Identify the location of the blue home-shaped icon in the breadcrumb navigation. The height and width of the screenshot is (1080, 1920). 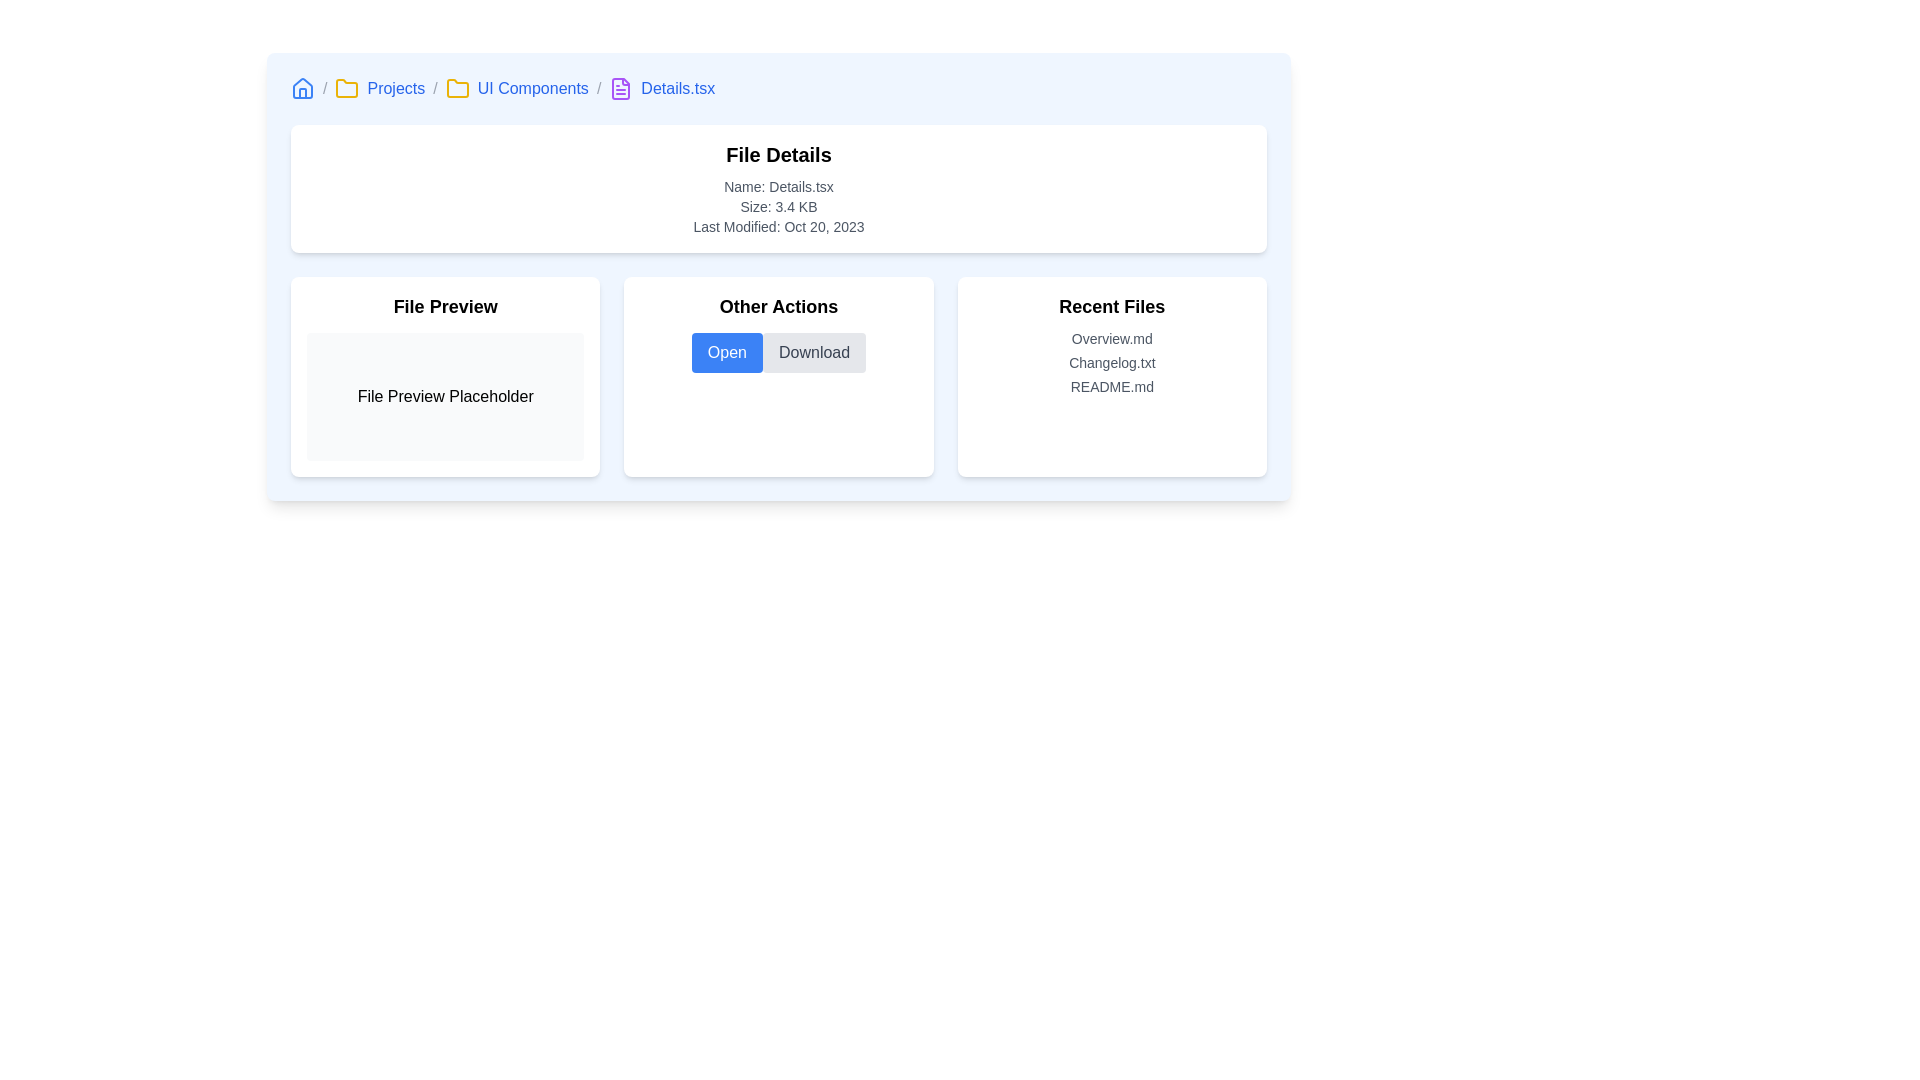
(346, 87).